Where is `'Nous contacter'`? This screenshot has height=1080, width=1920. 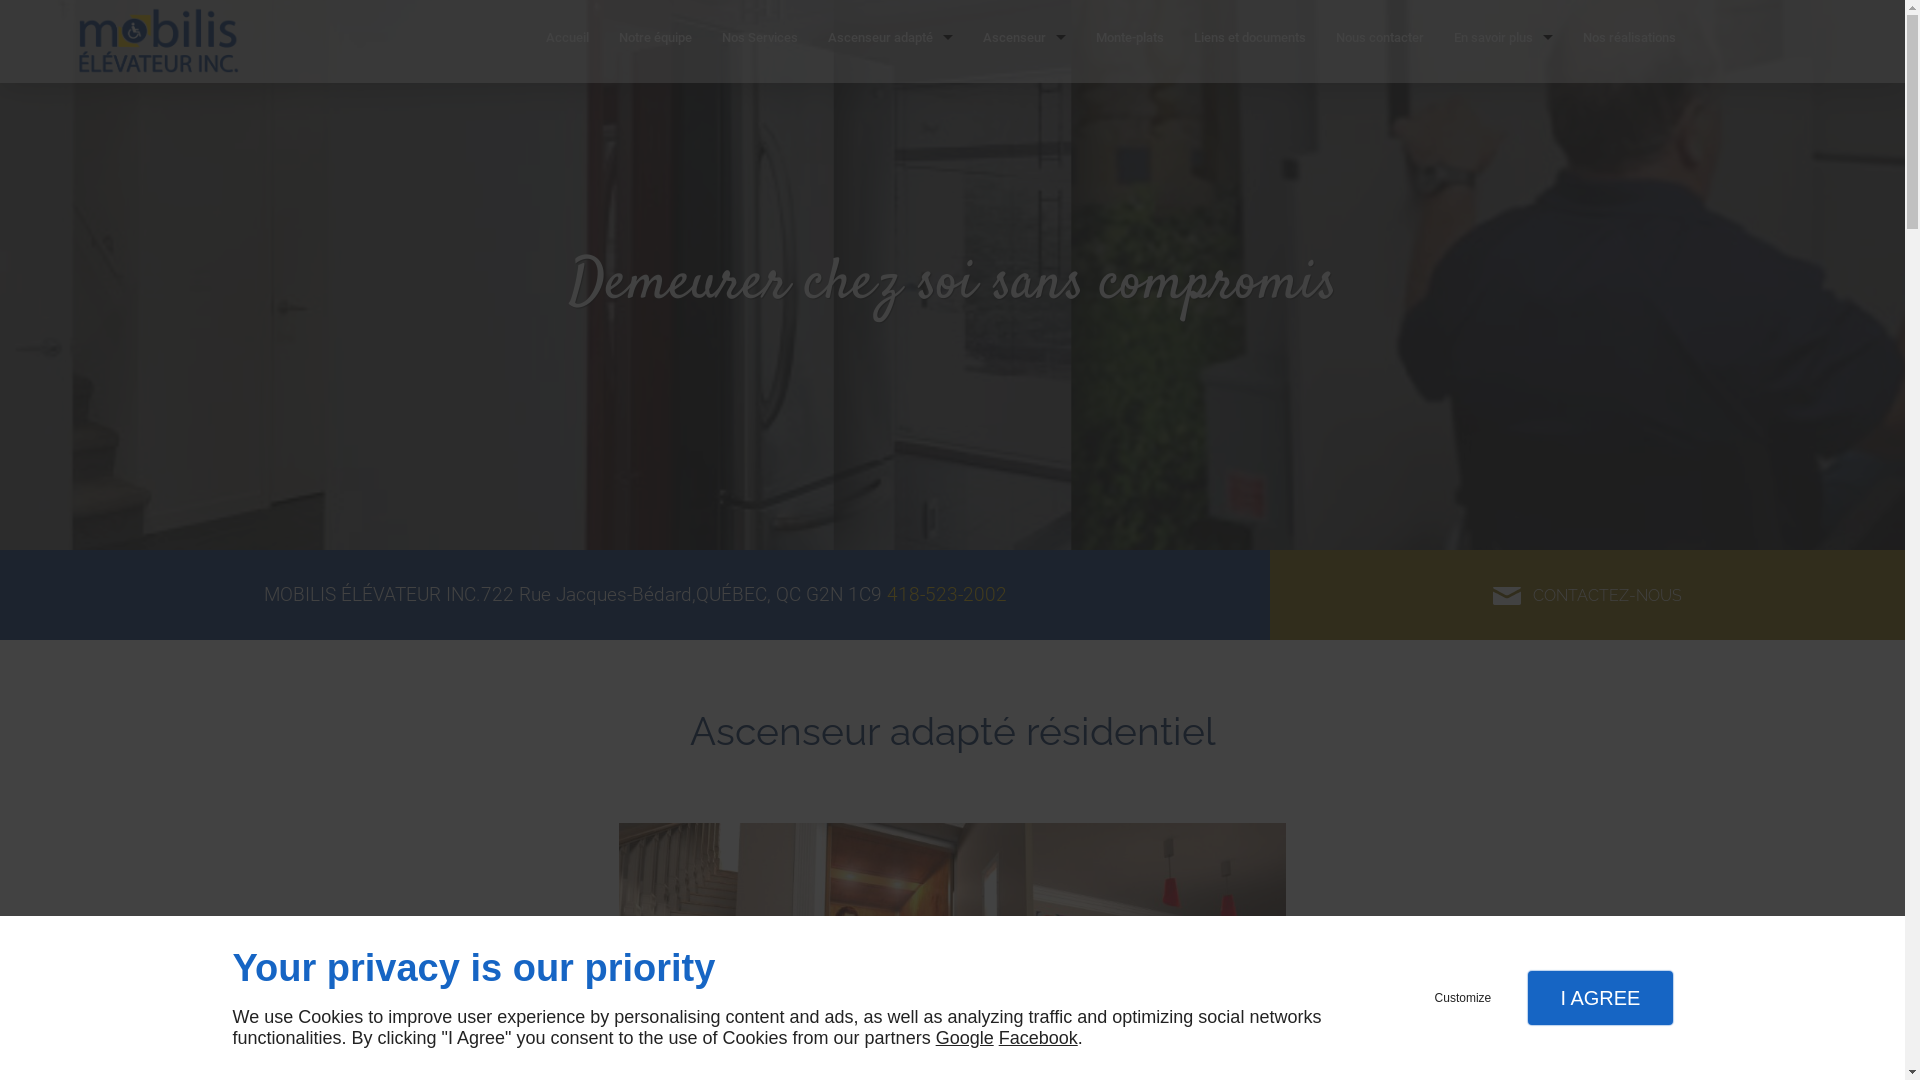
'Nous contacter' is located at coordinates (1379, 41).